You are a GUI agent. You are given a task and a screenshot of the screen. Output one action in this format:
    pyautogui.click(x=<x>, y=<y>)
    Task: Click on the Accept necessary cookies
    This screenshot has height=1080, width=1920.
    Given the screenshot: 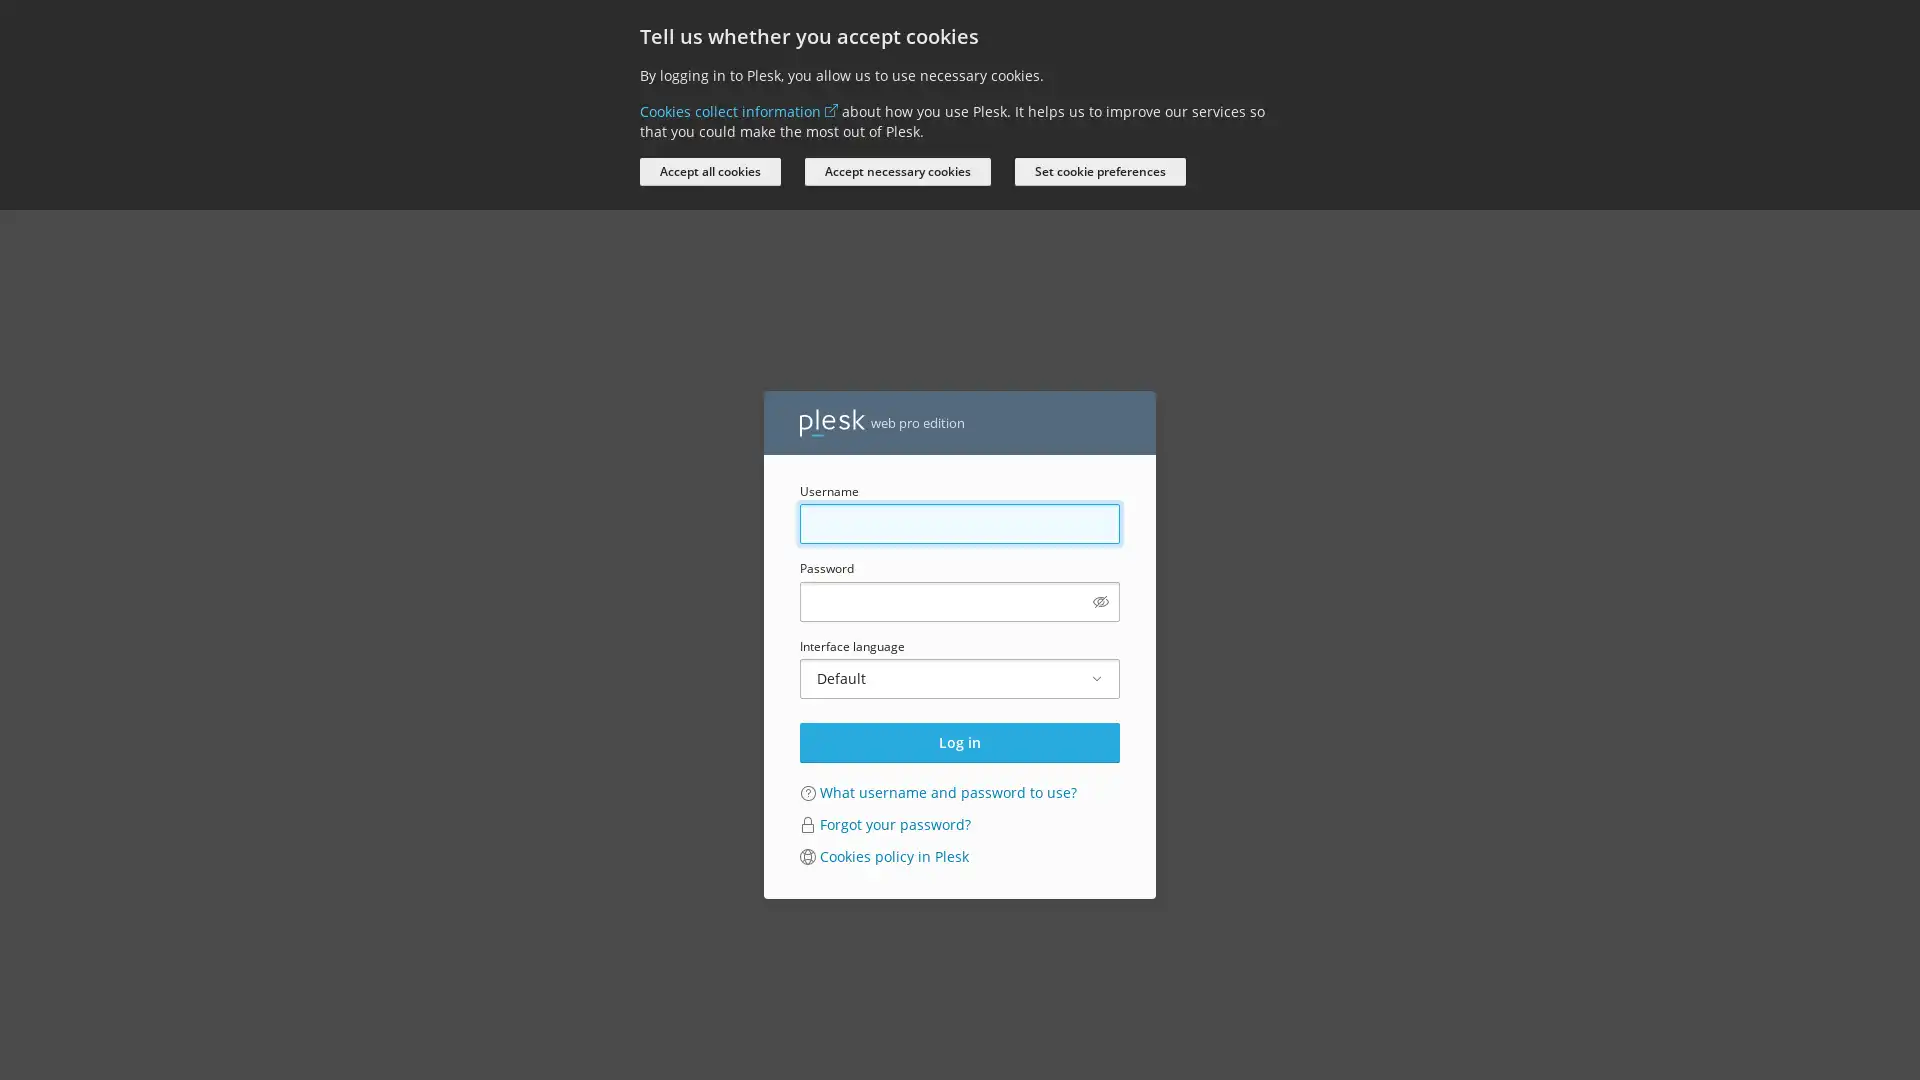 What is the action you would take?
    pyautogui.click(x=896, y=171)
    